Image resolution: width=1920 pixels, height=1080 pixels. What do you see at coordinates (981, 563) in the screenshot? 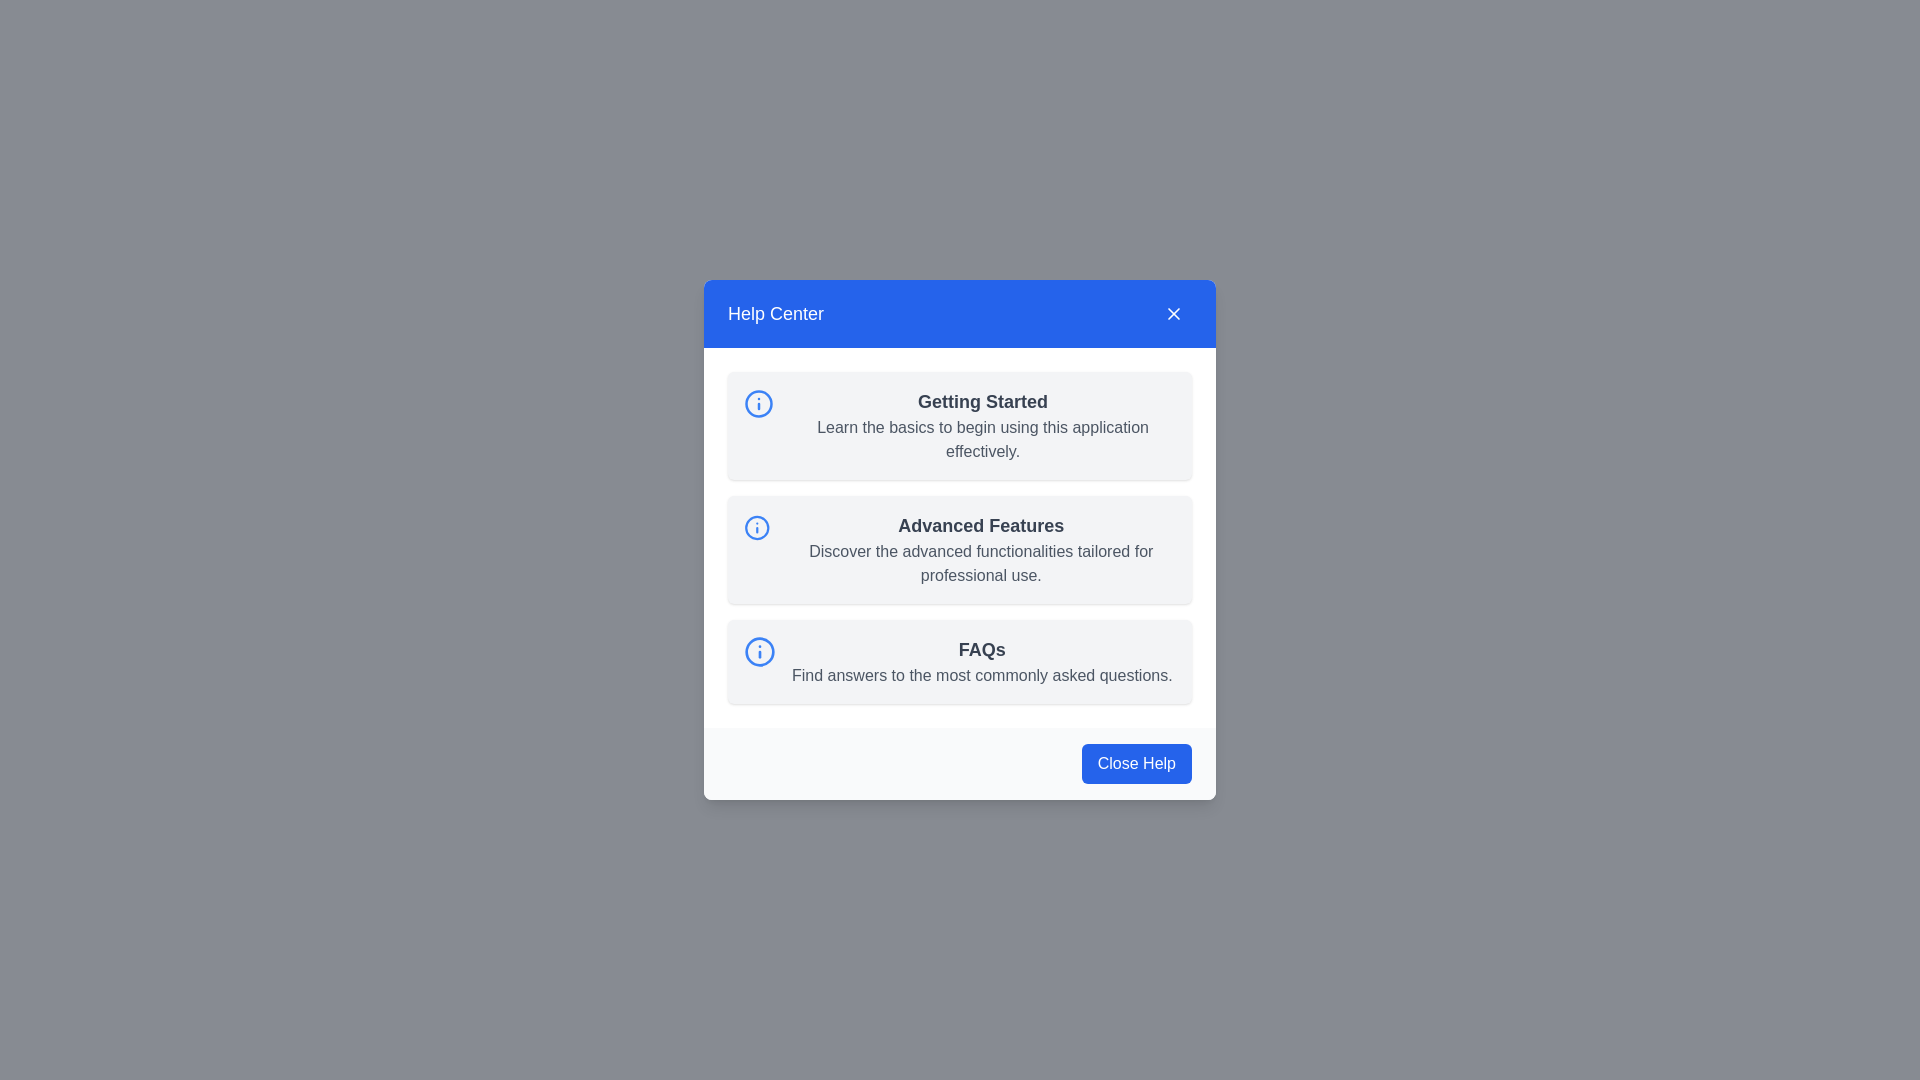
I see `the explanatory text label located beneath the 'Advanced Features' header in the 'Help Center' dialog` at bounding box center [981, 563].